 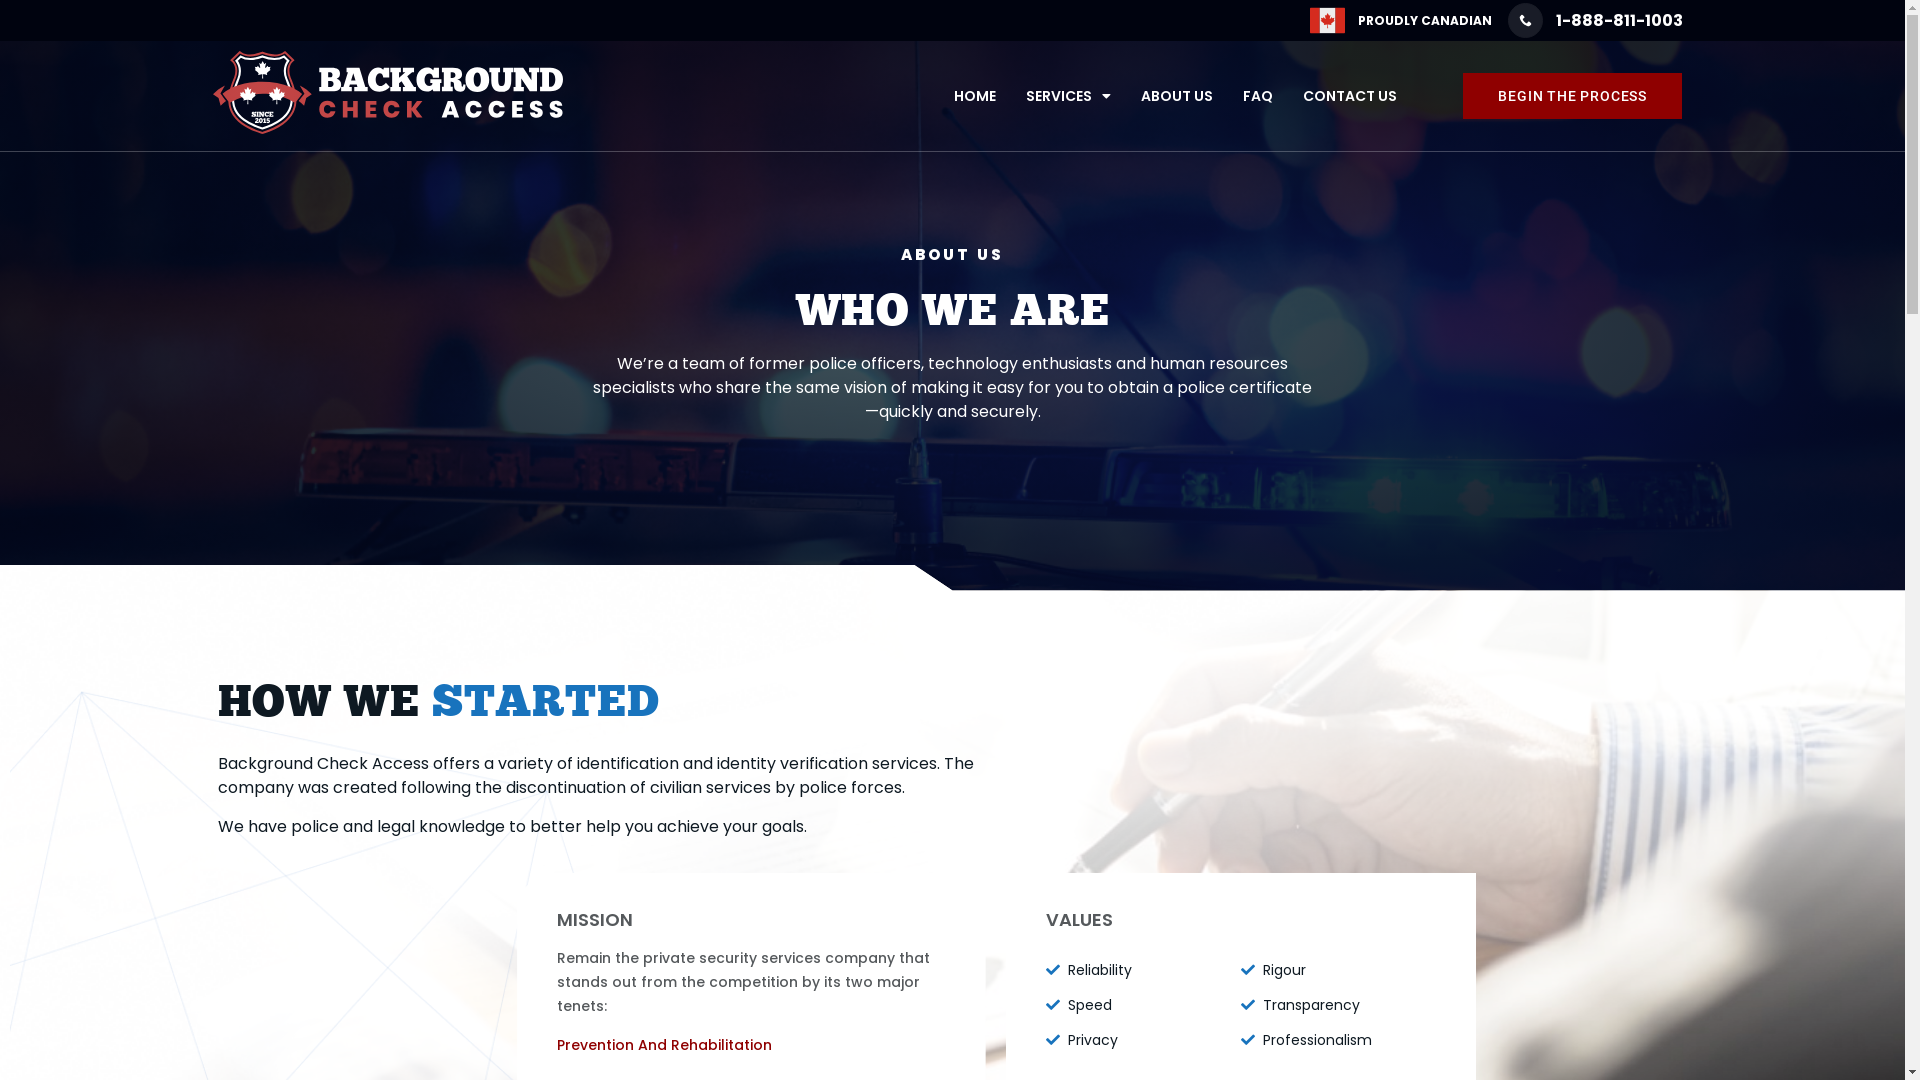 I want to click on 'HOME', so click(x=974, y=96).